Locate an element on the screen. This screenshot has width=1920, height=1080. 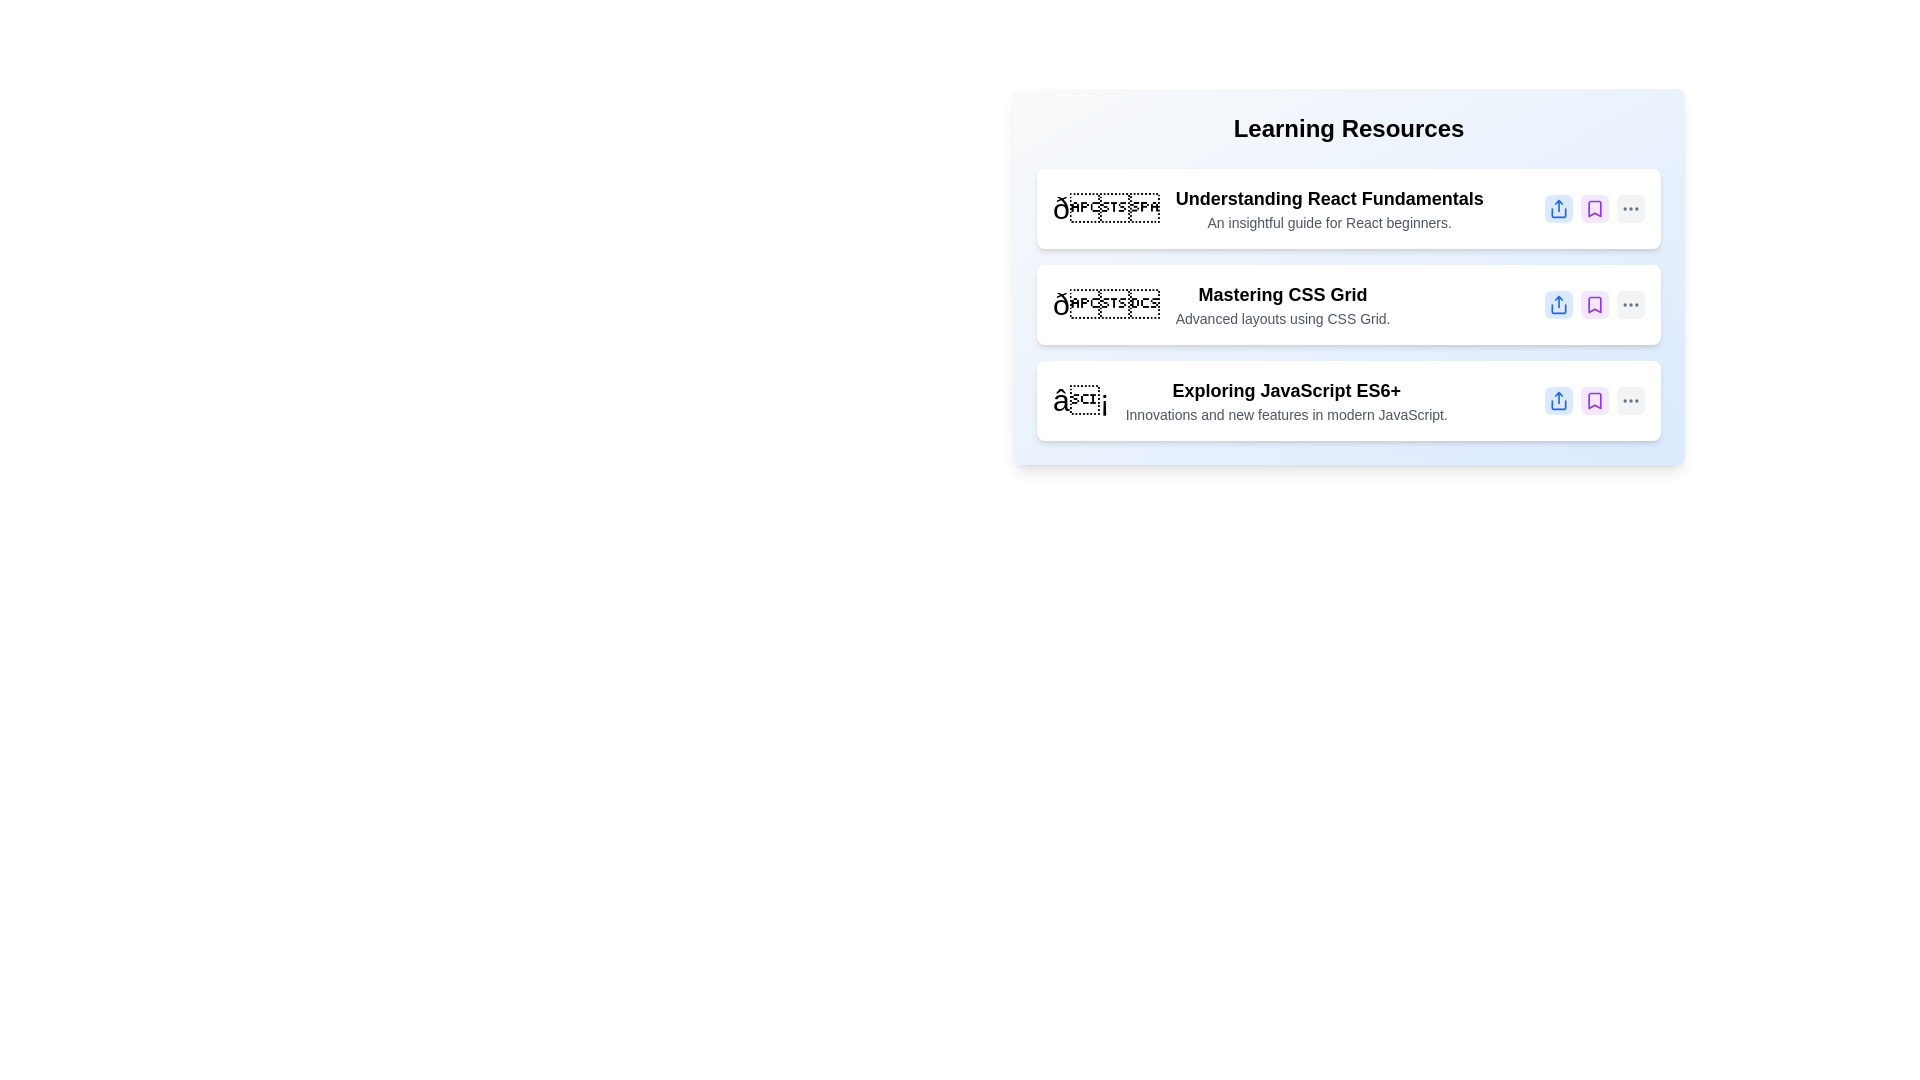
the icon of the item with the title Exploring JavaScript ES6+ is located at coordinates (1080, 401).